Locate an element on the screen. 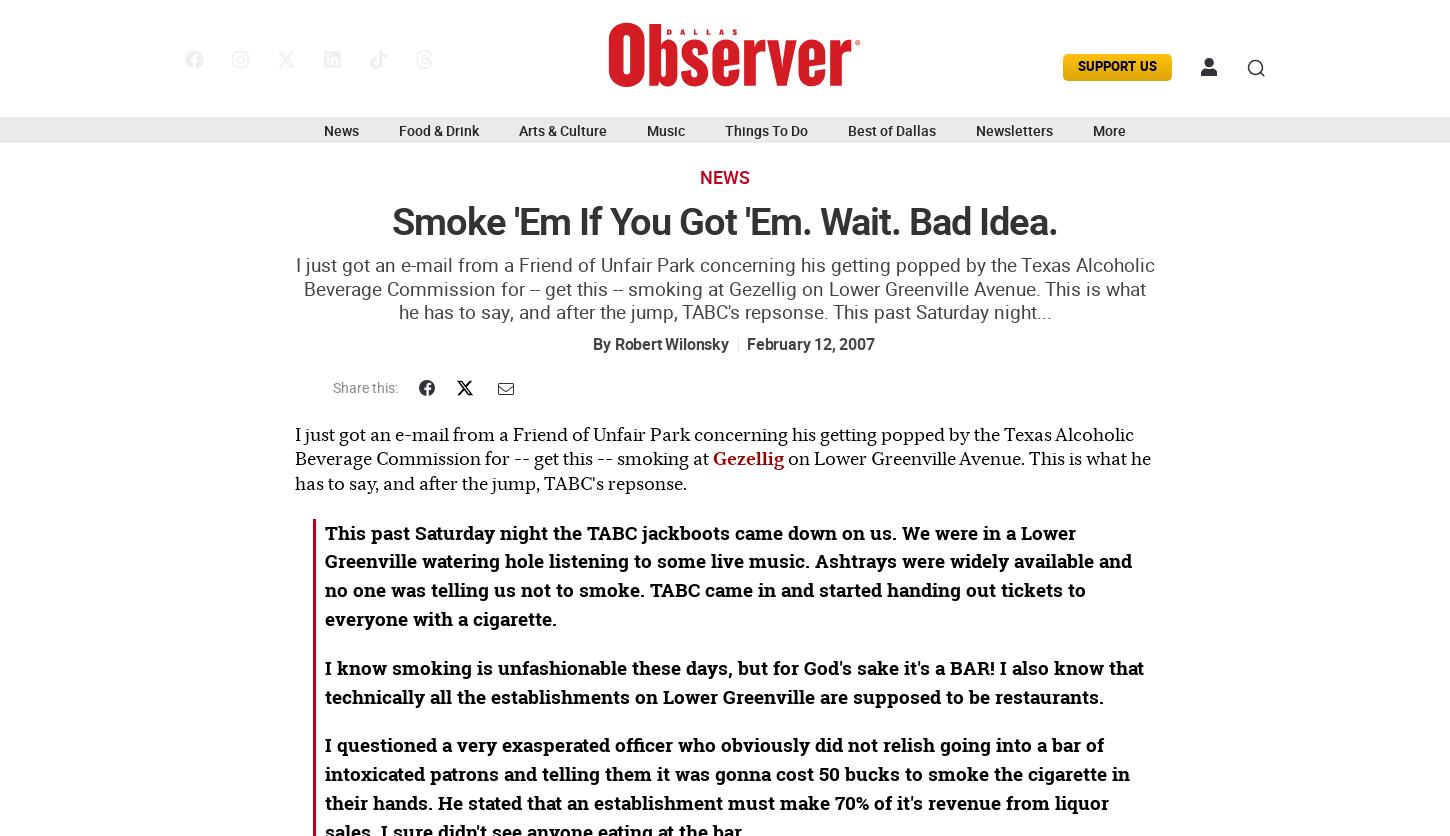  'Things To Do' is located at coordinates (725, 128).